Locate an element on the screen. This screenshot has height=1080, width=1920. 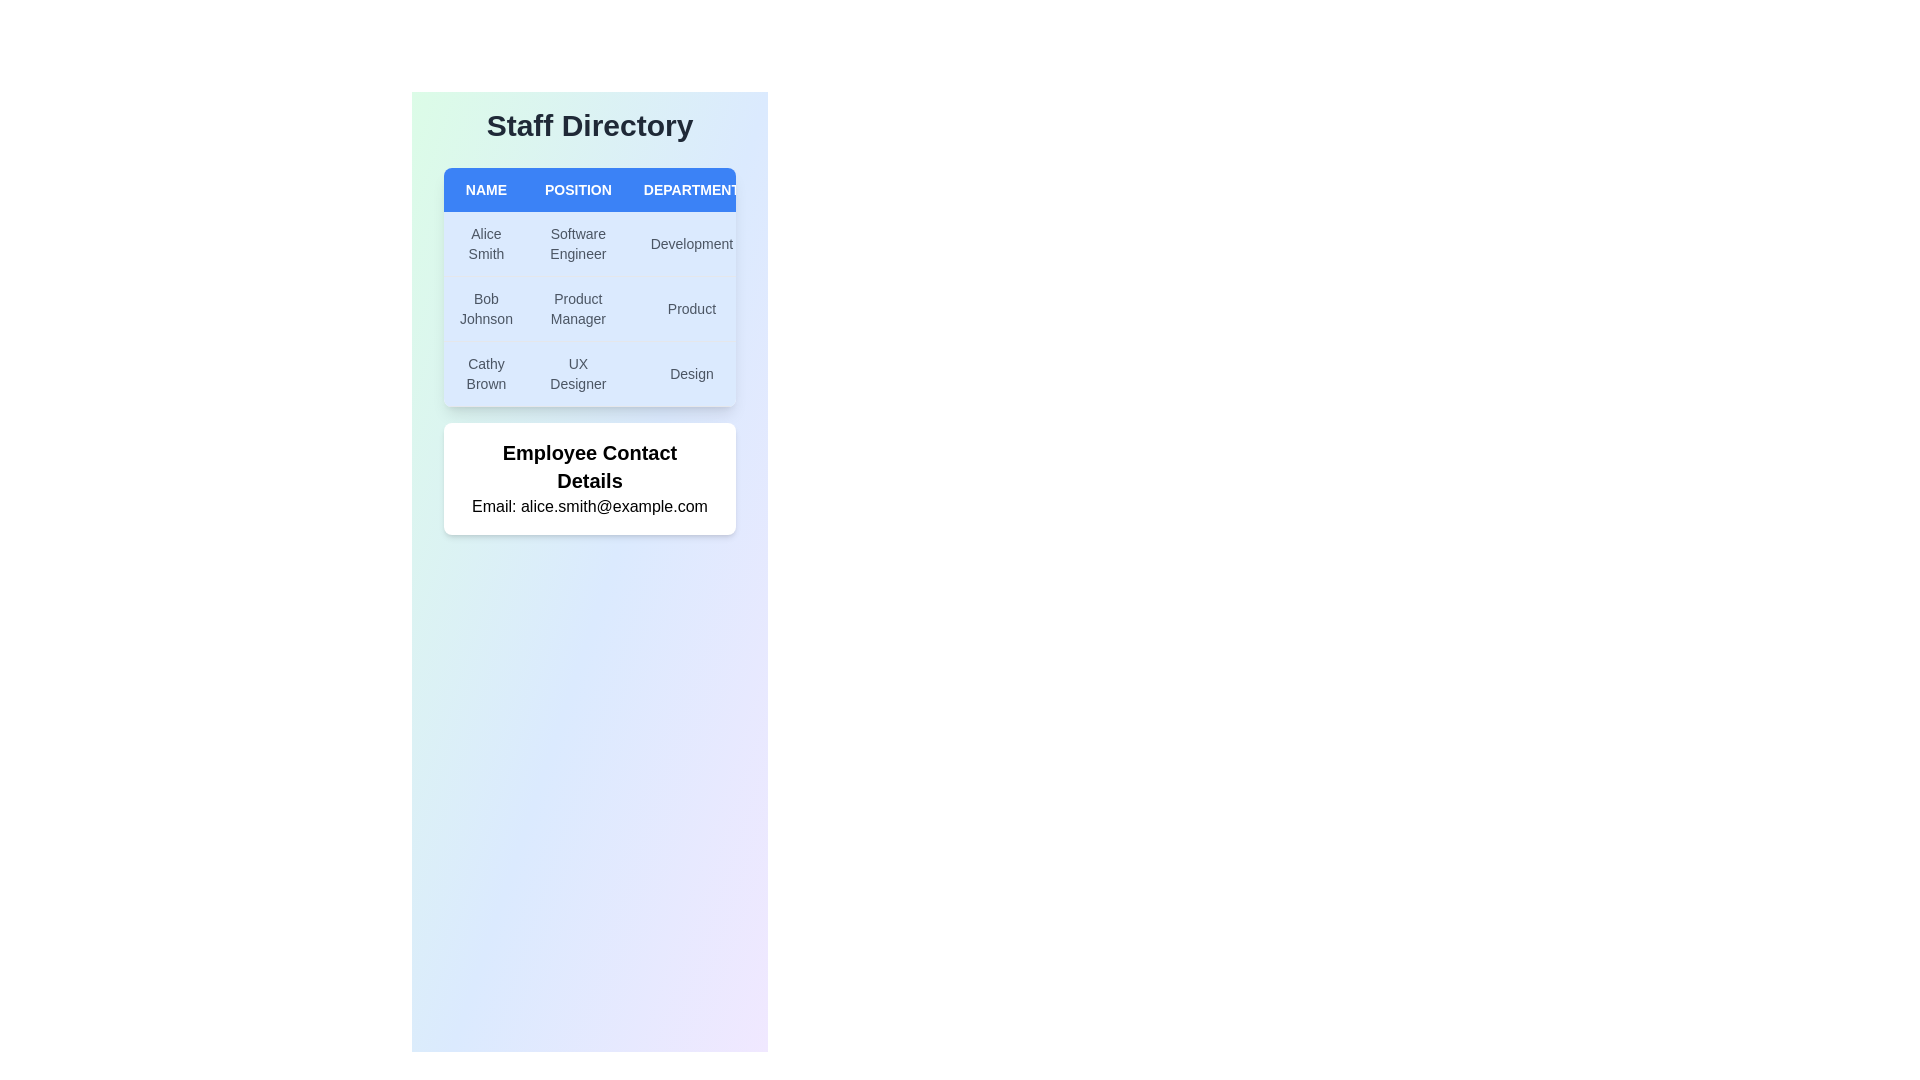
the first row in the employee directory under the 'Staff Directory' heading is located at coordinates (647, 243).